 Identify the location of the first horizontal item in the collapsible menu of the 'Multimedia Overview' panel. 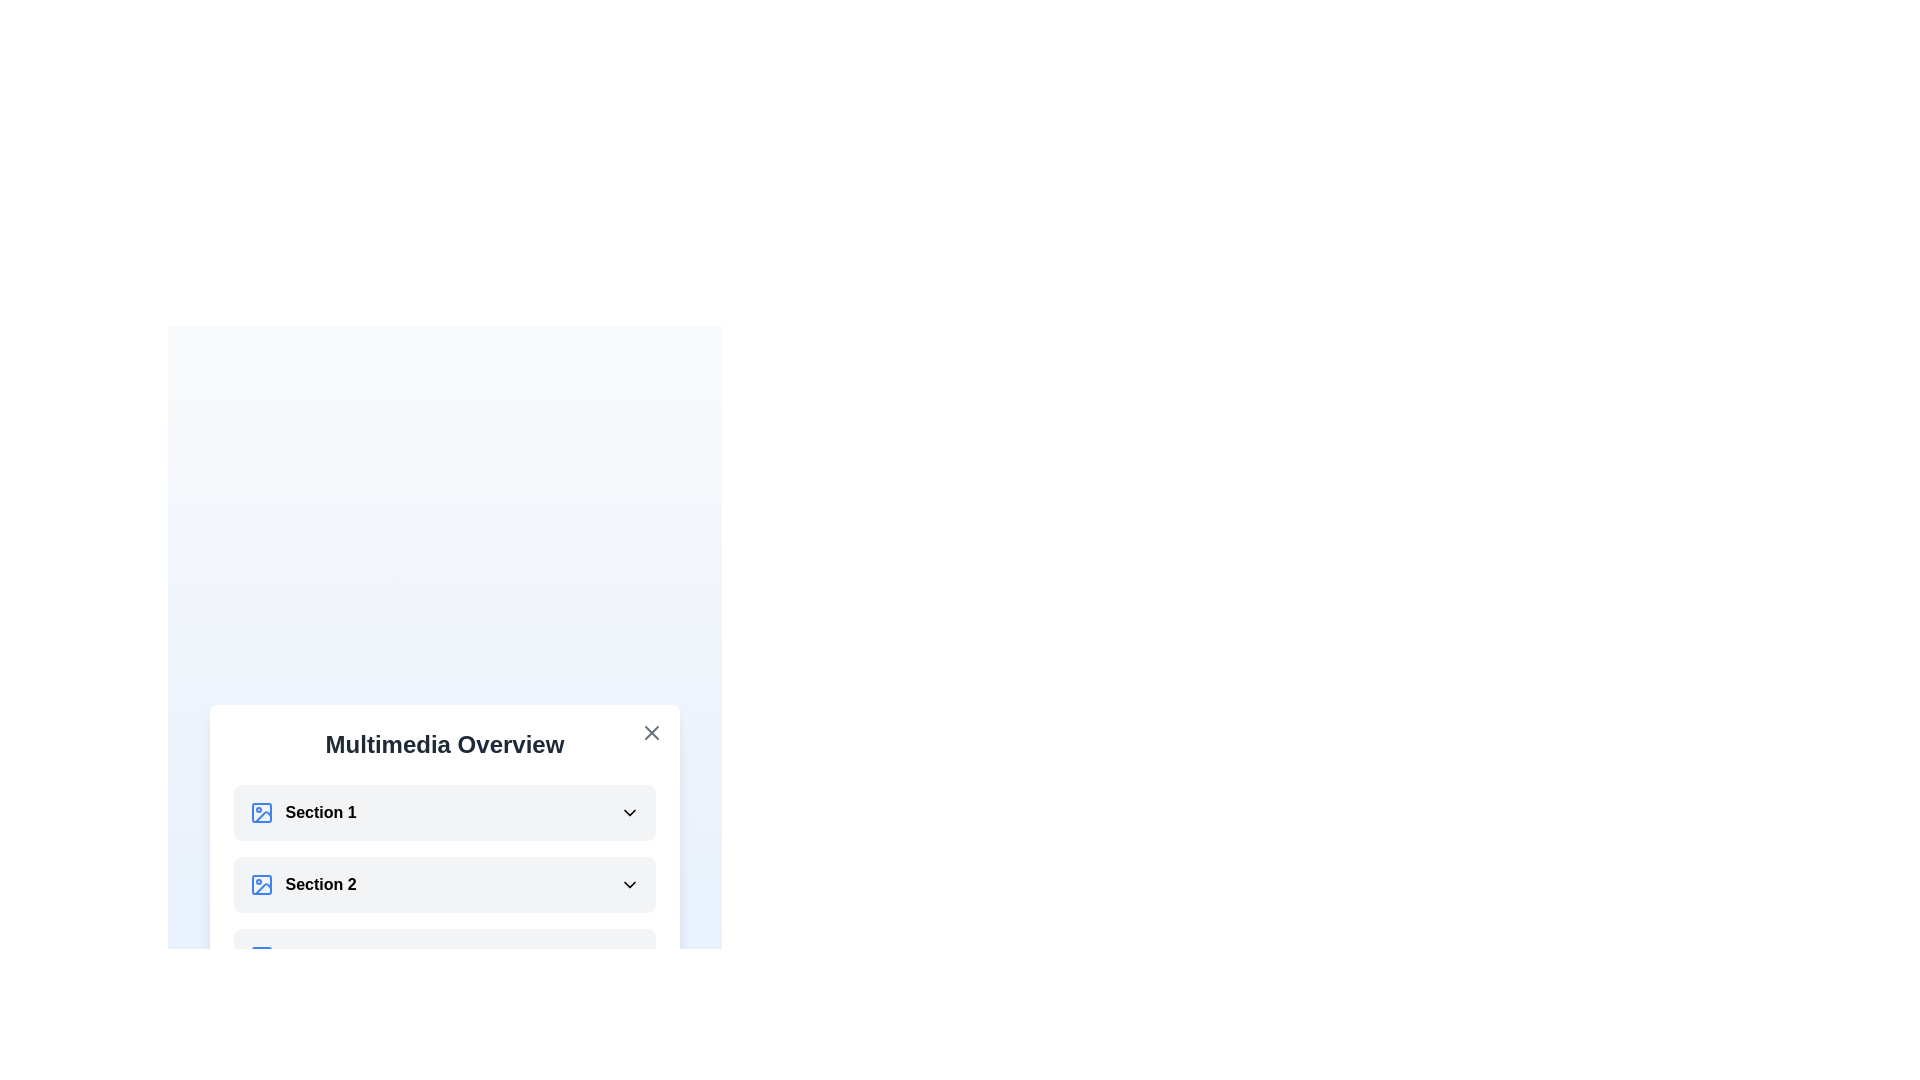
(302, 813).